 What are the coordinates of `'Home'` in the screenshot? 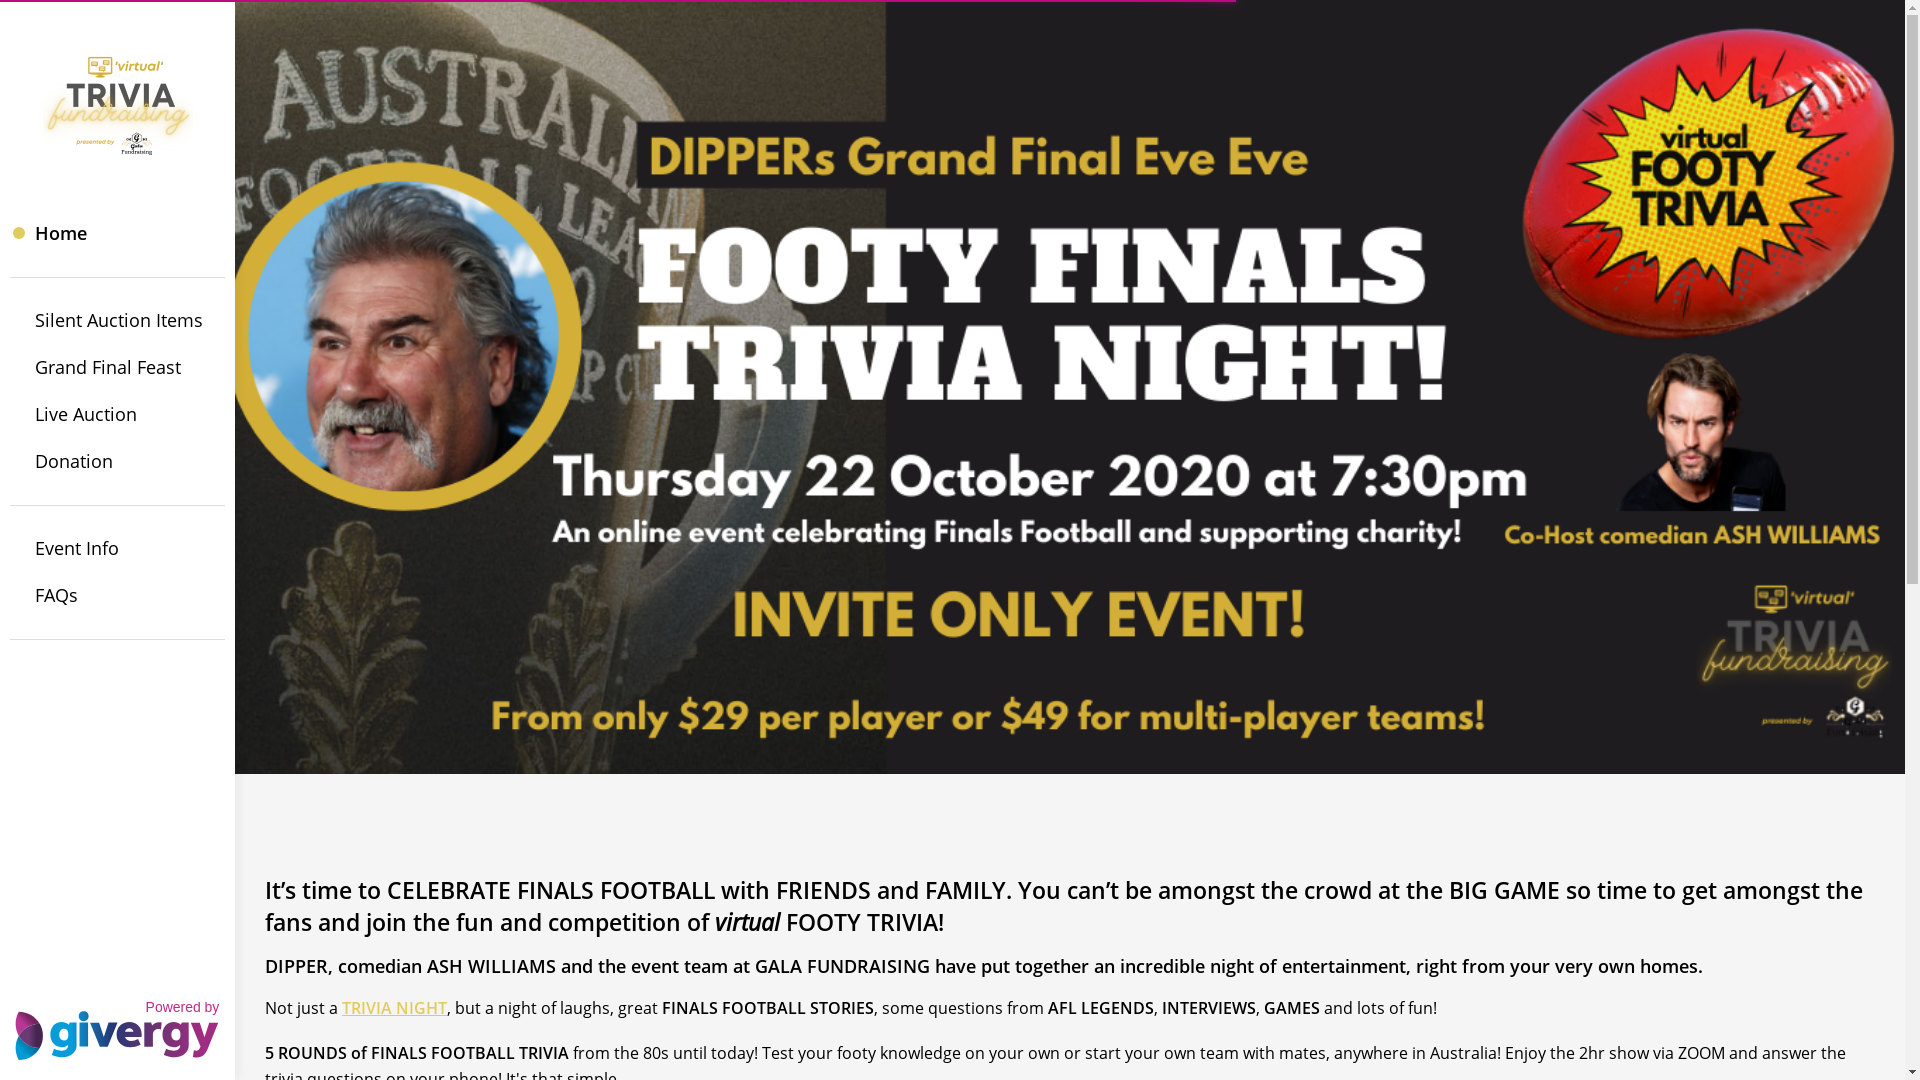 It's located at (116, 232).